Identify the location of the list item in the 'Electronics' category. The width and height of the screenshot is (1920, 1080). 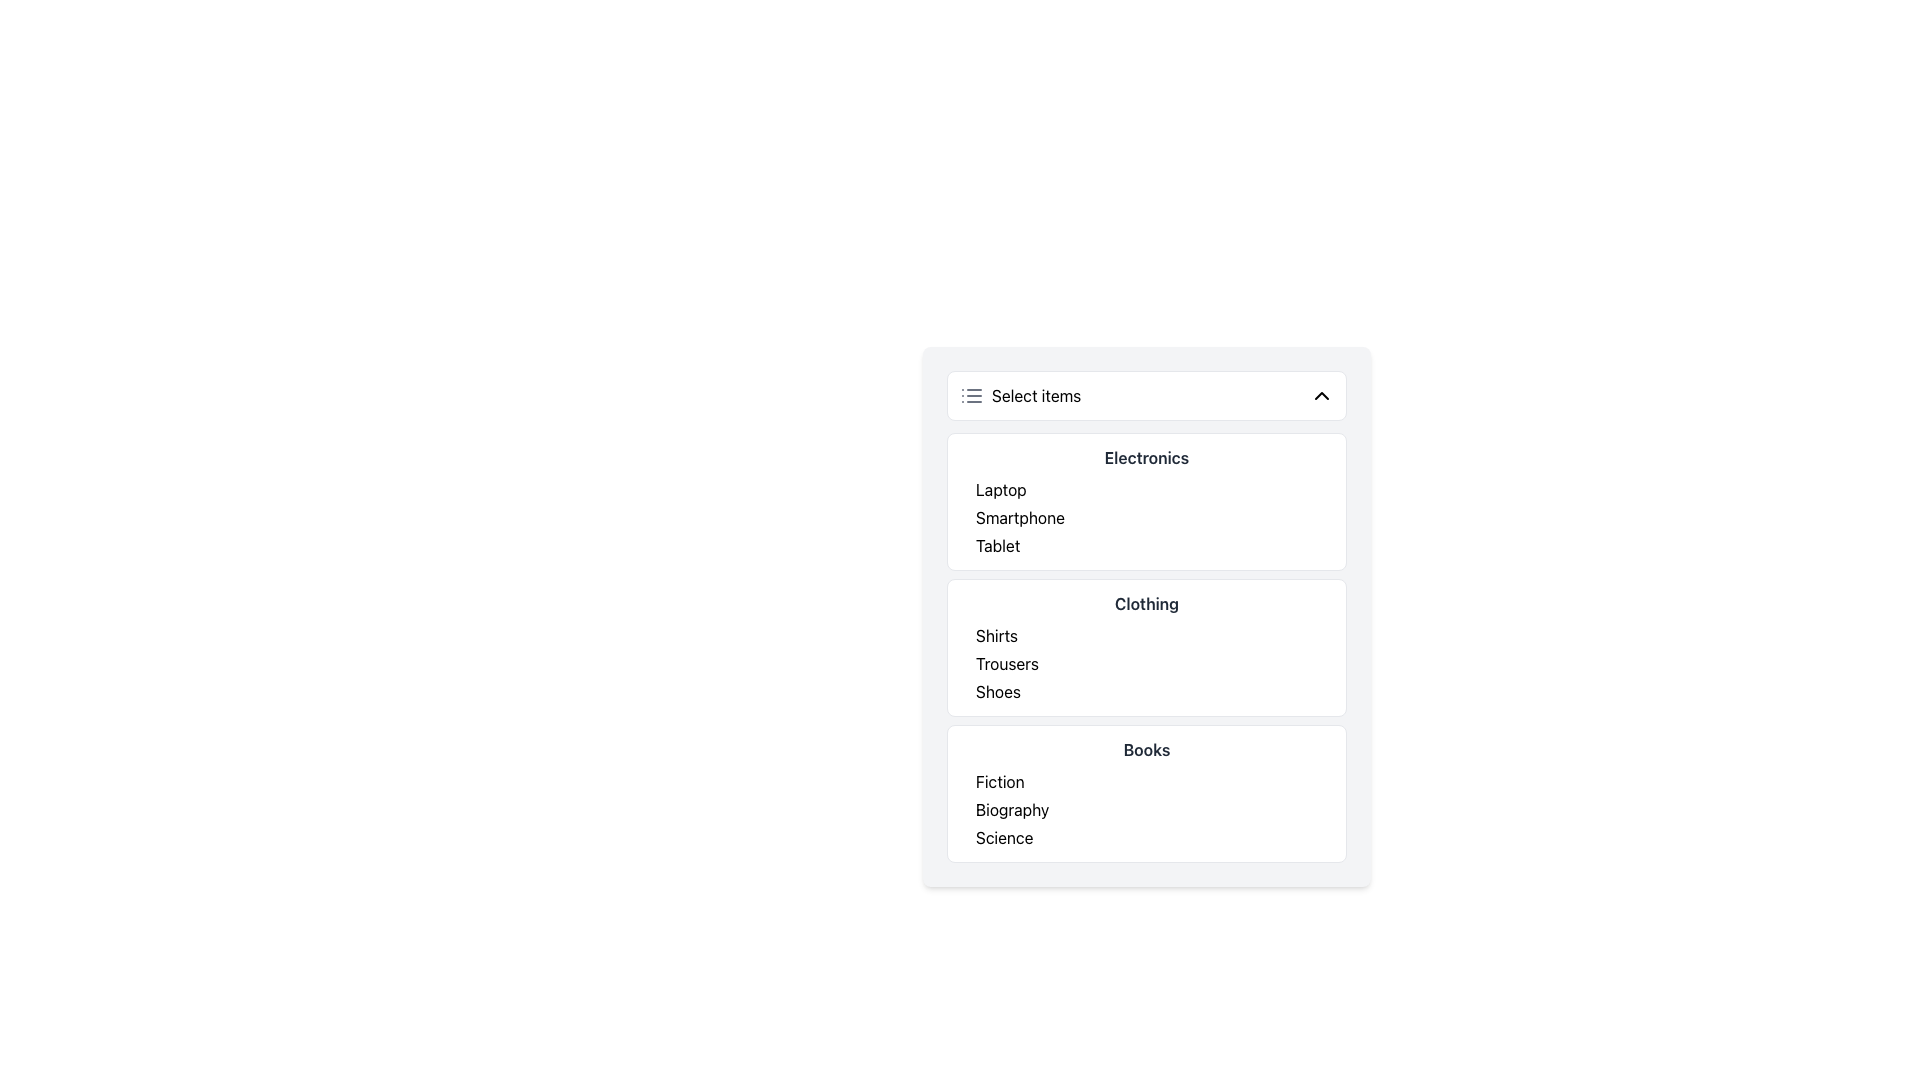
(1147, 516).